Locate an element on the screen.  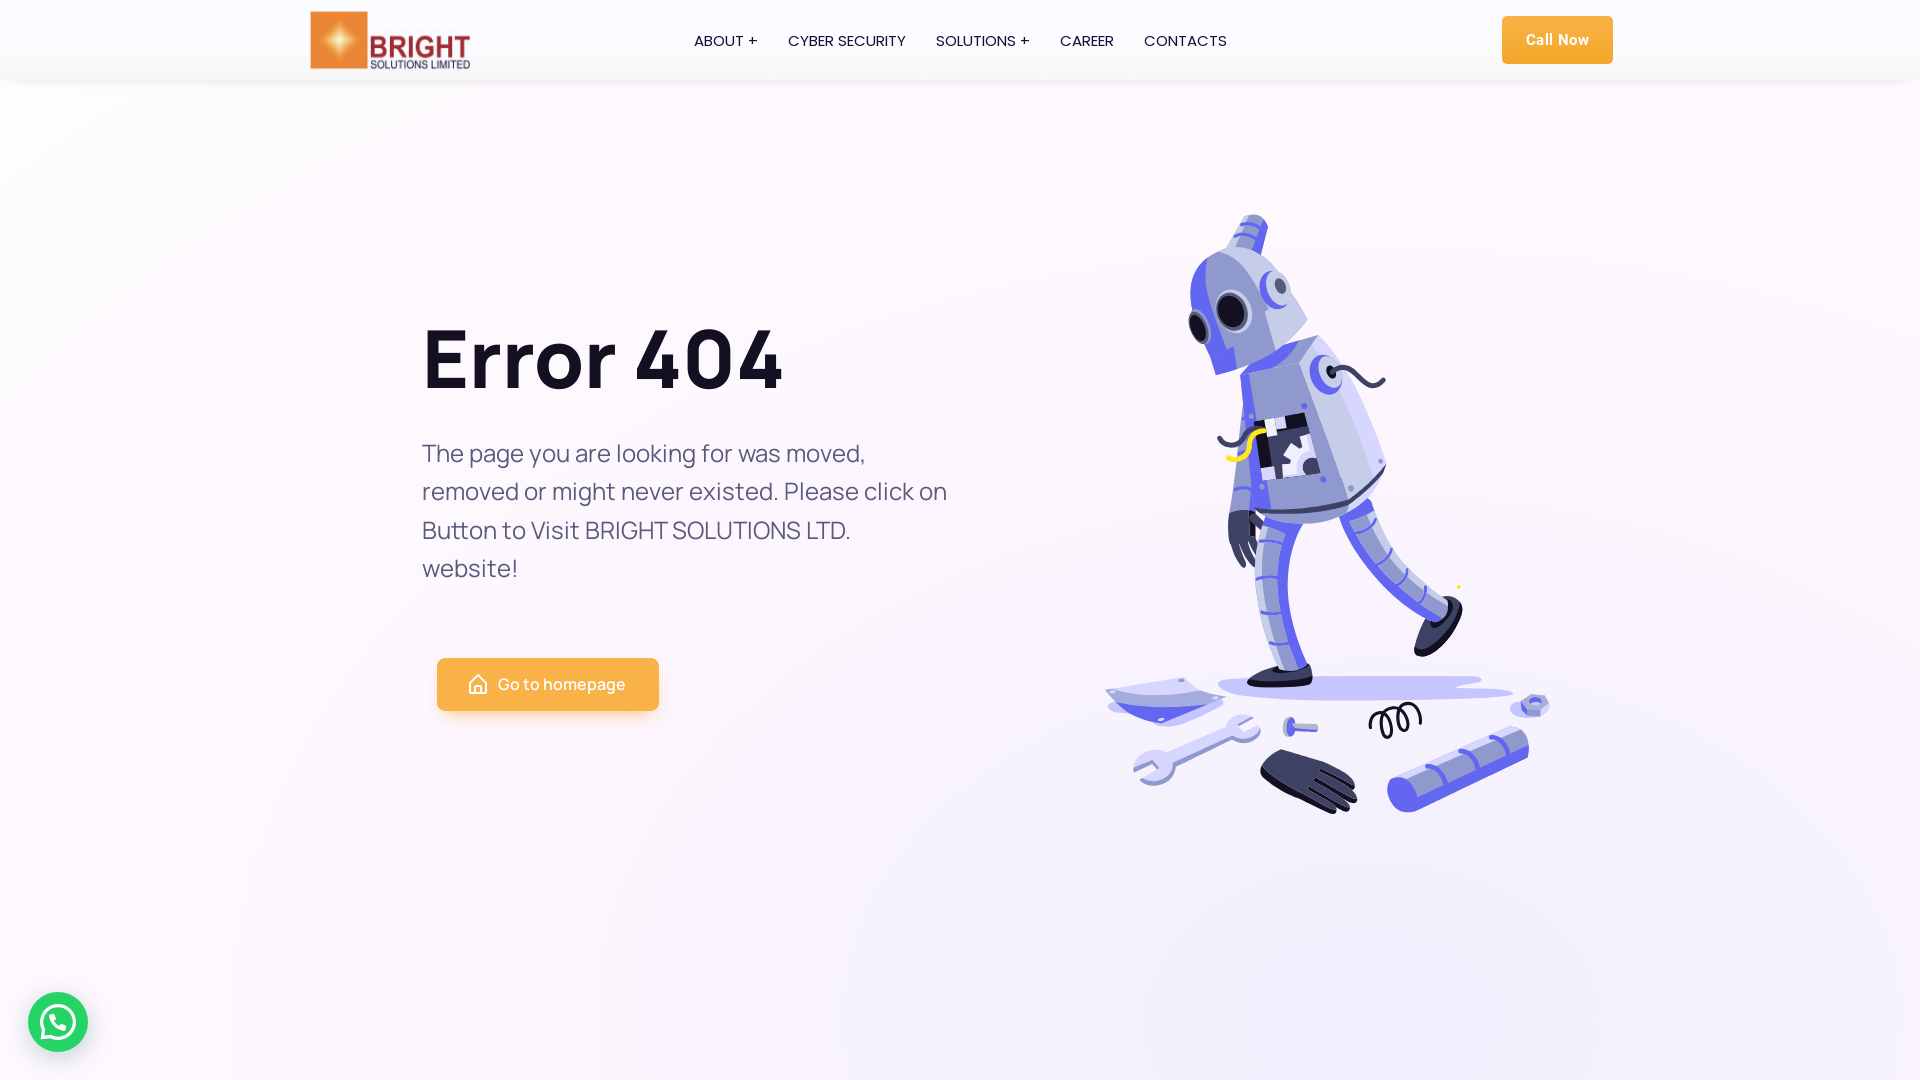
'Bright-Logo-2' is located at coordinates (389, 39).